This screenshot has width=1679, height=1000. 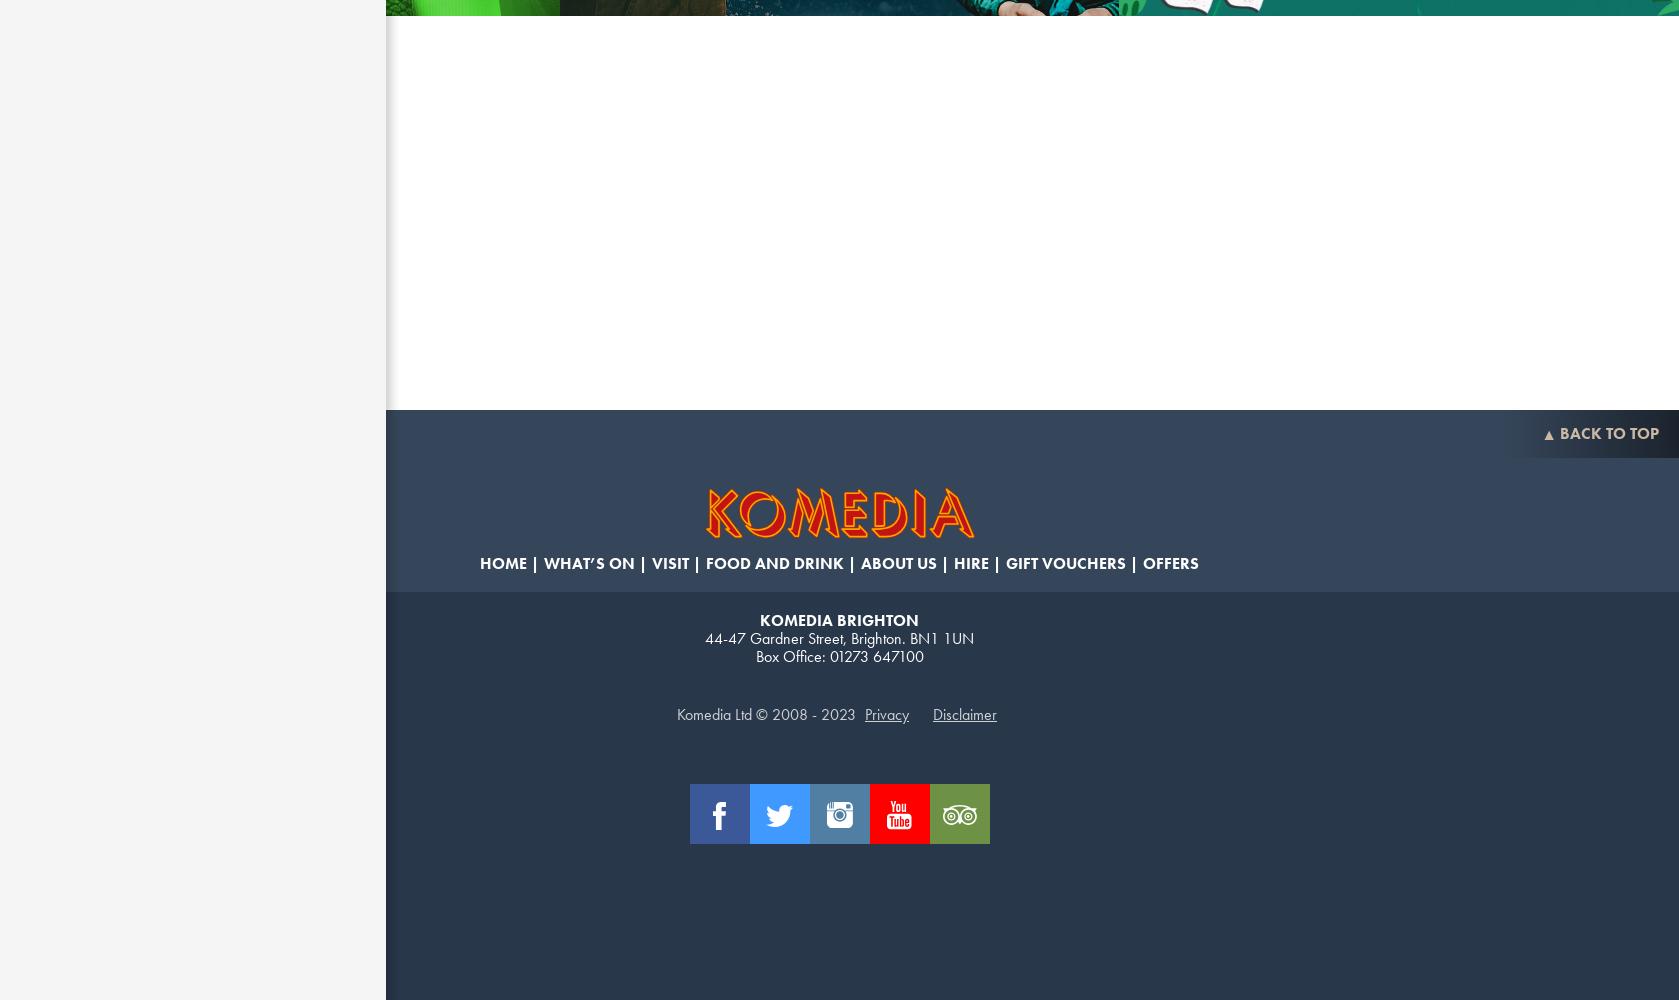 What do you see at coordinates (766, 713) in the screenshot?
I see `'Komedia Ltd © 2008 - 2023'` at bounding box center [766, 713].